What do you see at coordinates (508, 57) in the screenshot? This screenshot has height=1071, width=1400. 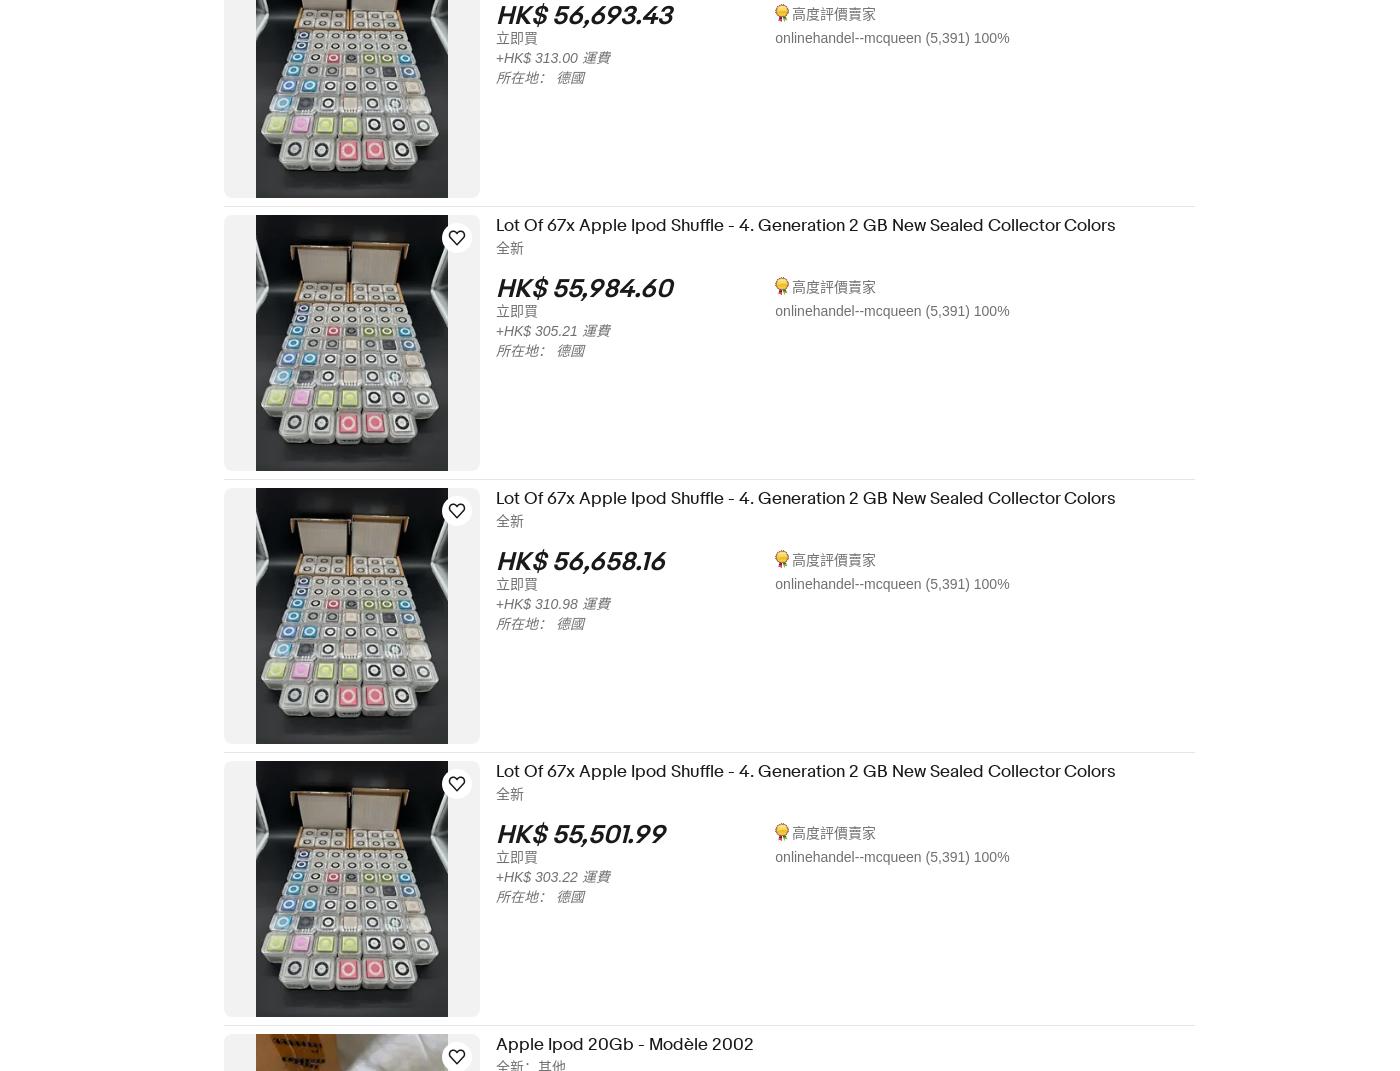 I see `'+HK$ 313.00 運費'` at bounding box center [508, 57].